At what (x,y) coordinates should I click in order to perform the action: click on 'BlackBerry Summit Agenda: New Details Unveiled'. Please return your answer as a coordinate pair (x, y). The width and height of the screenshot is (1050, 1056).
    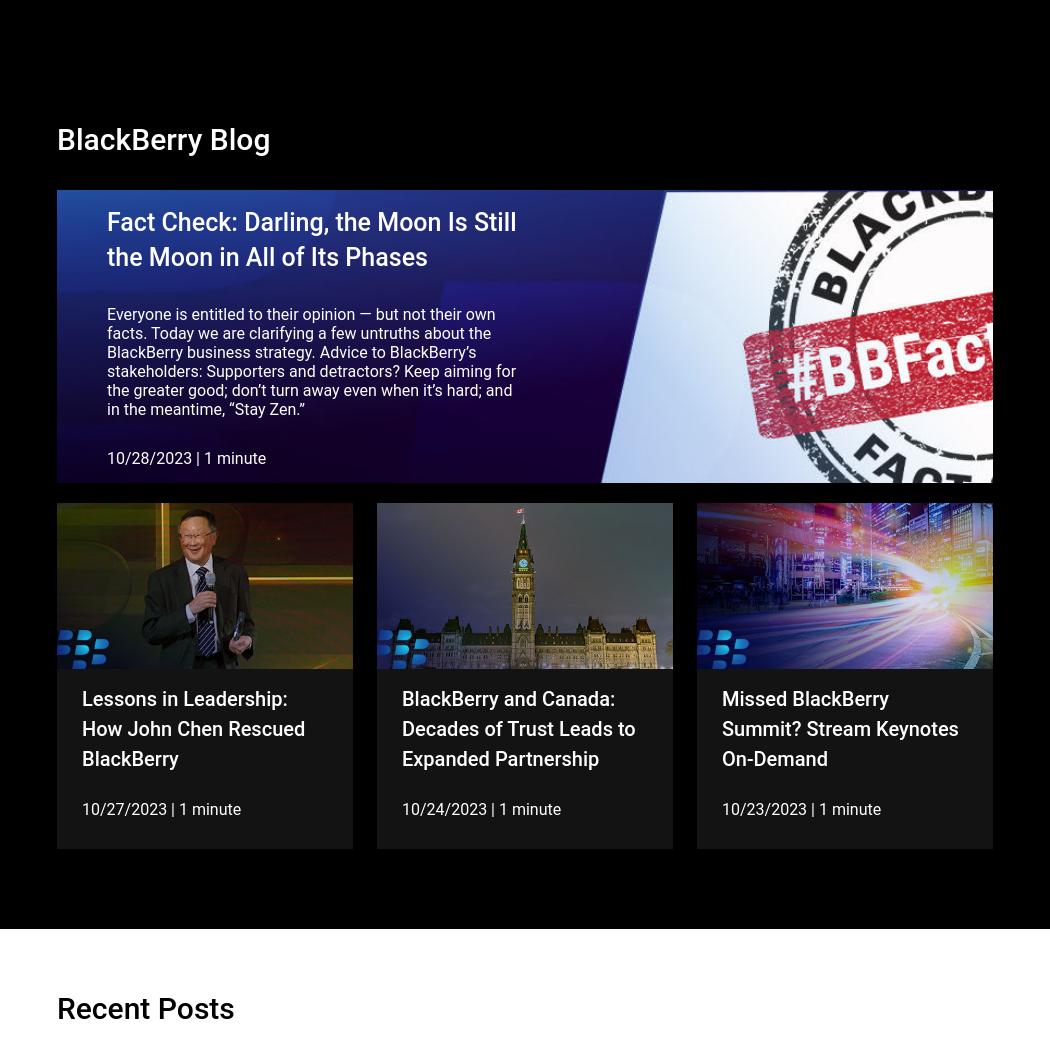
    Looking at the image, I should click on (500, 756).